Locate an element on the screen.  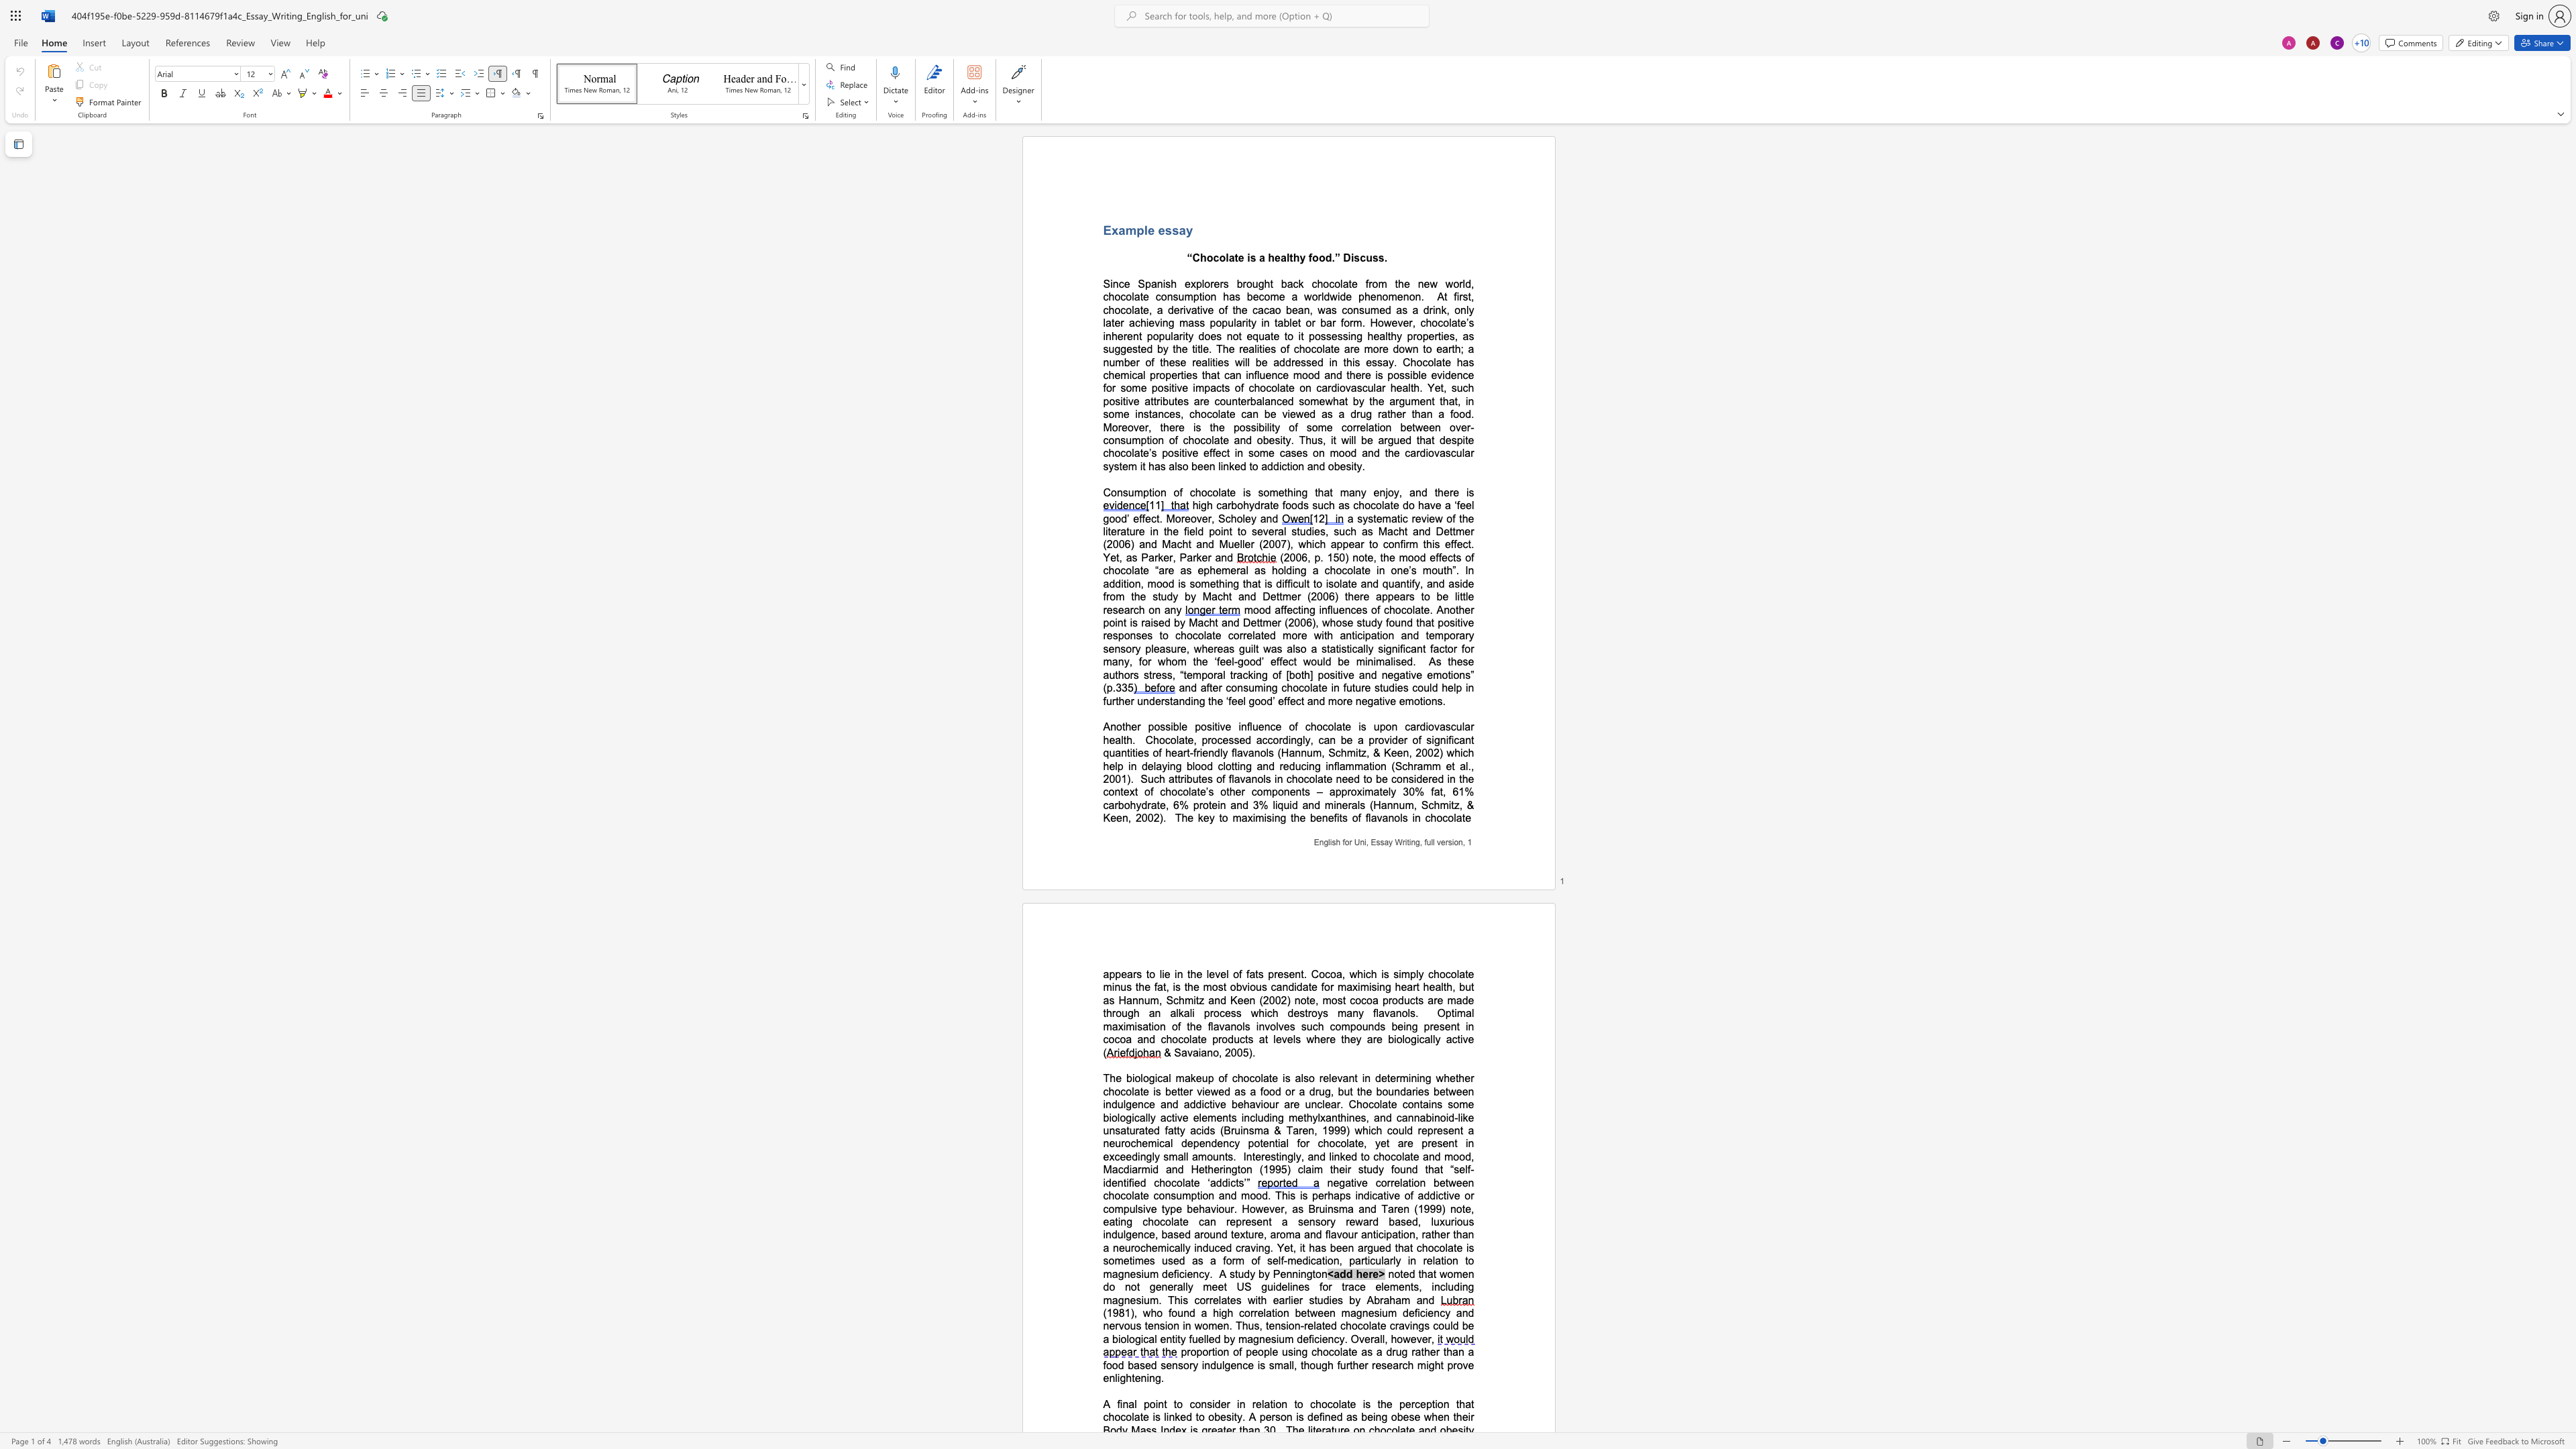
the space between the continuous character "o" and "n" in the text is located at coordinates (1391, 726).